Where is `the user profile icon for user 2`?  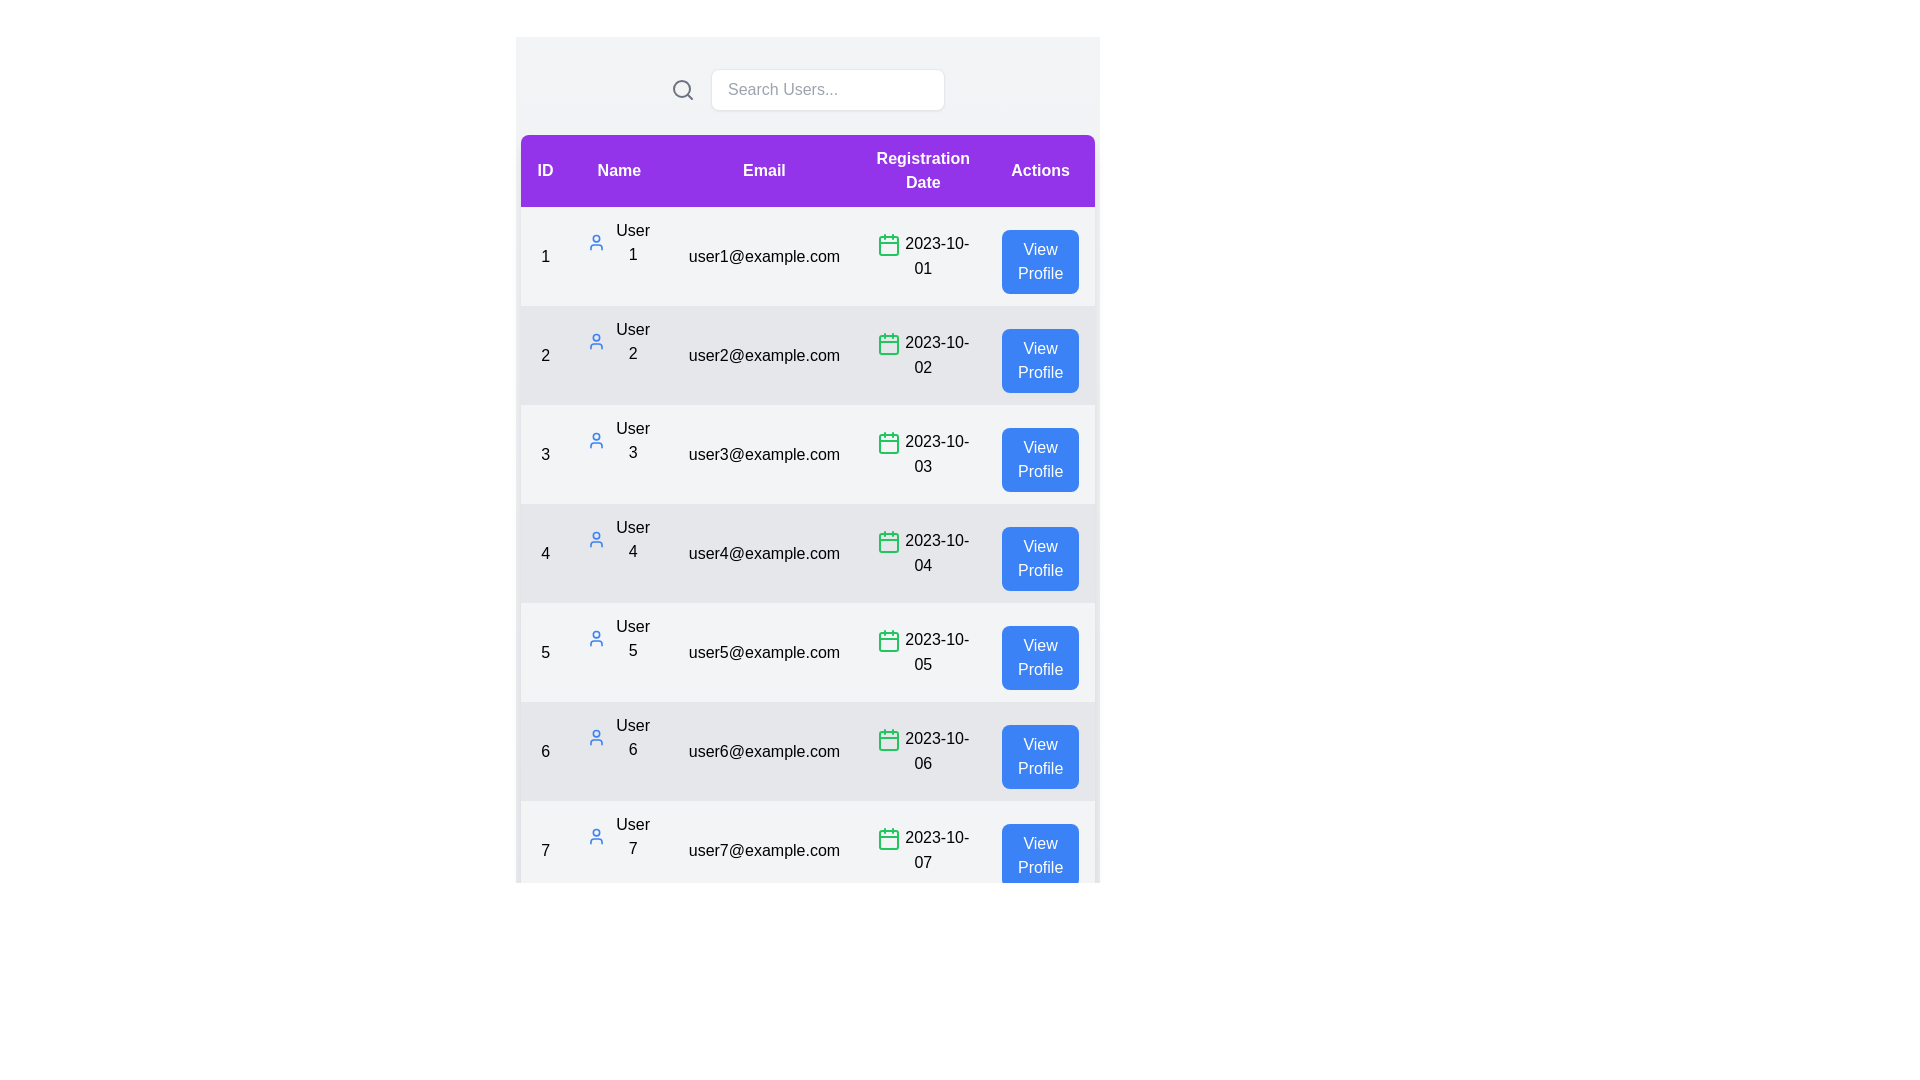 the user profile icon for user 2 is located at coordinates (595, 341).